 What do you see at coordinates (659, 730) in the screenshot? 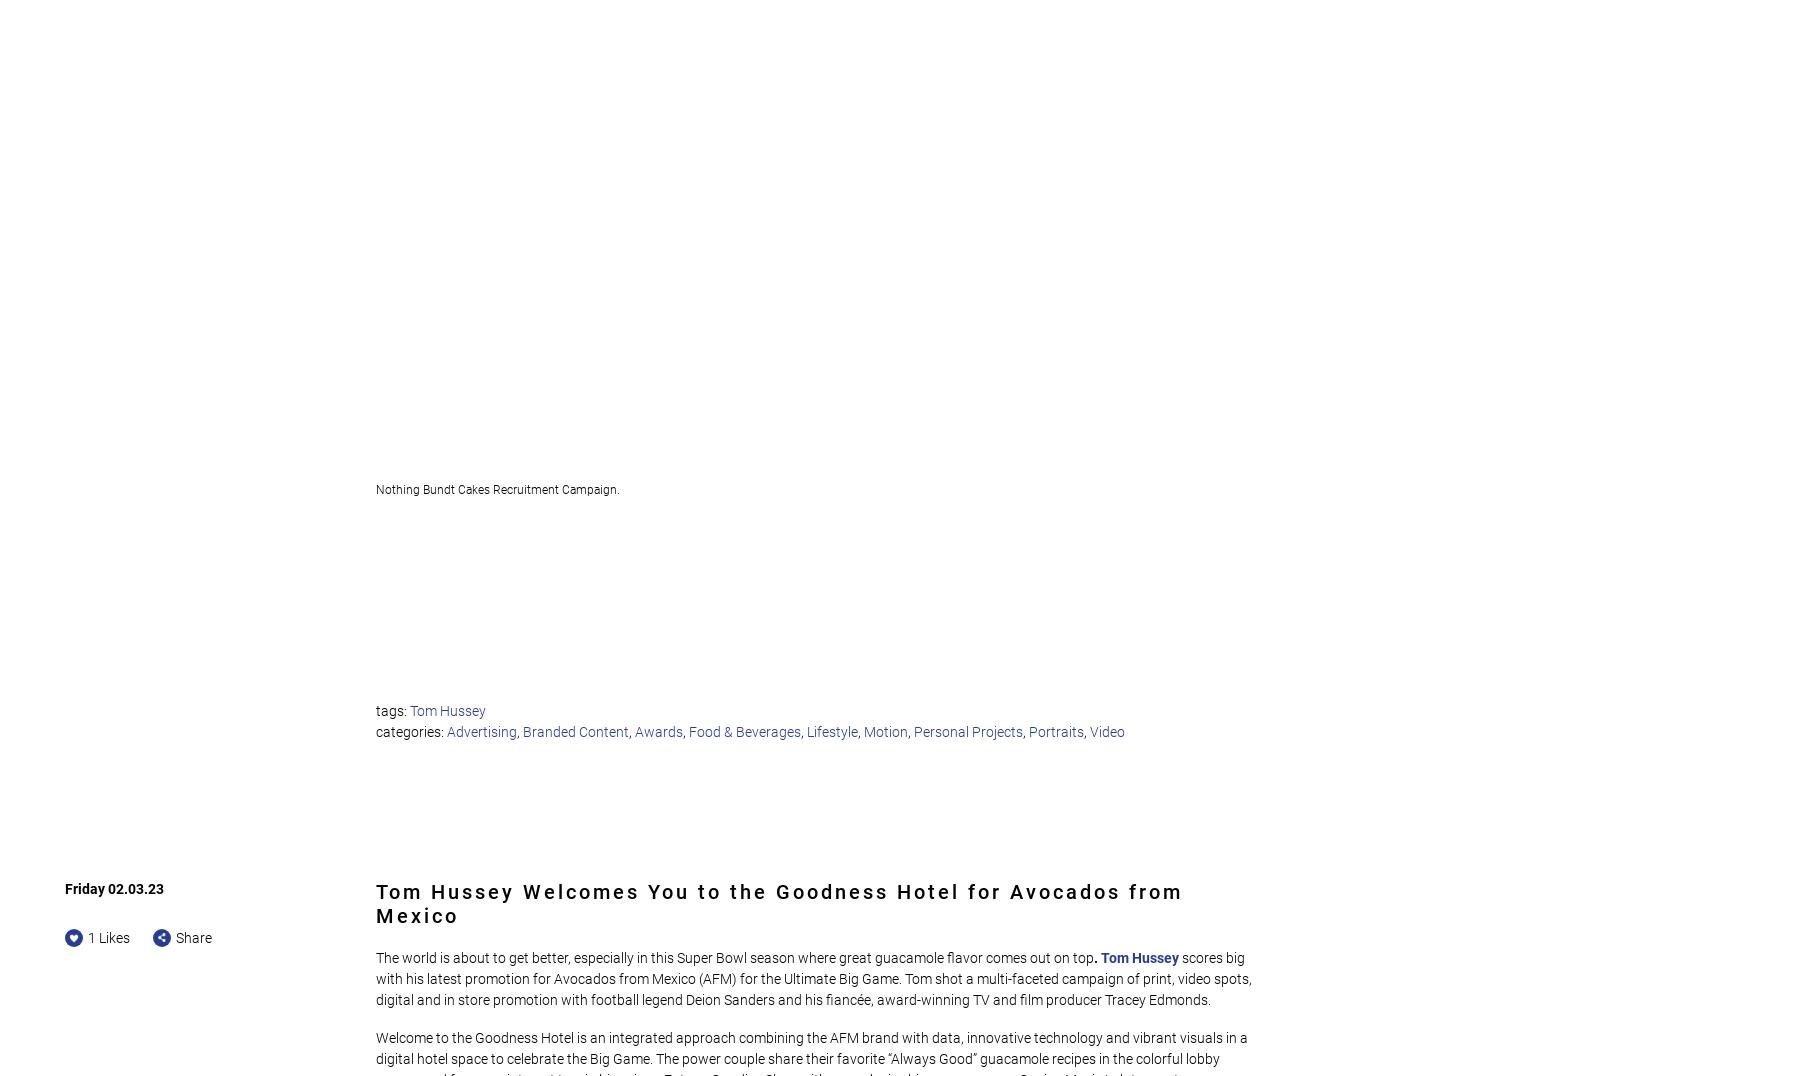
I see `'Awards'` at bounding box center [659, 730].